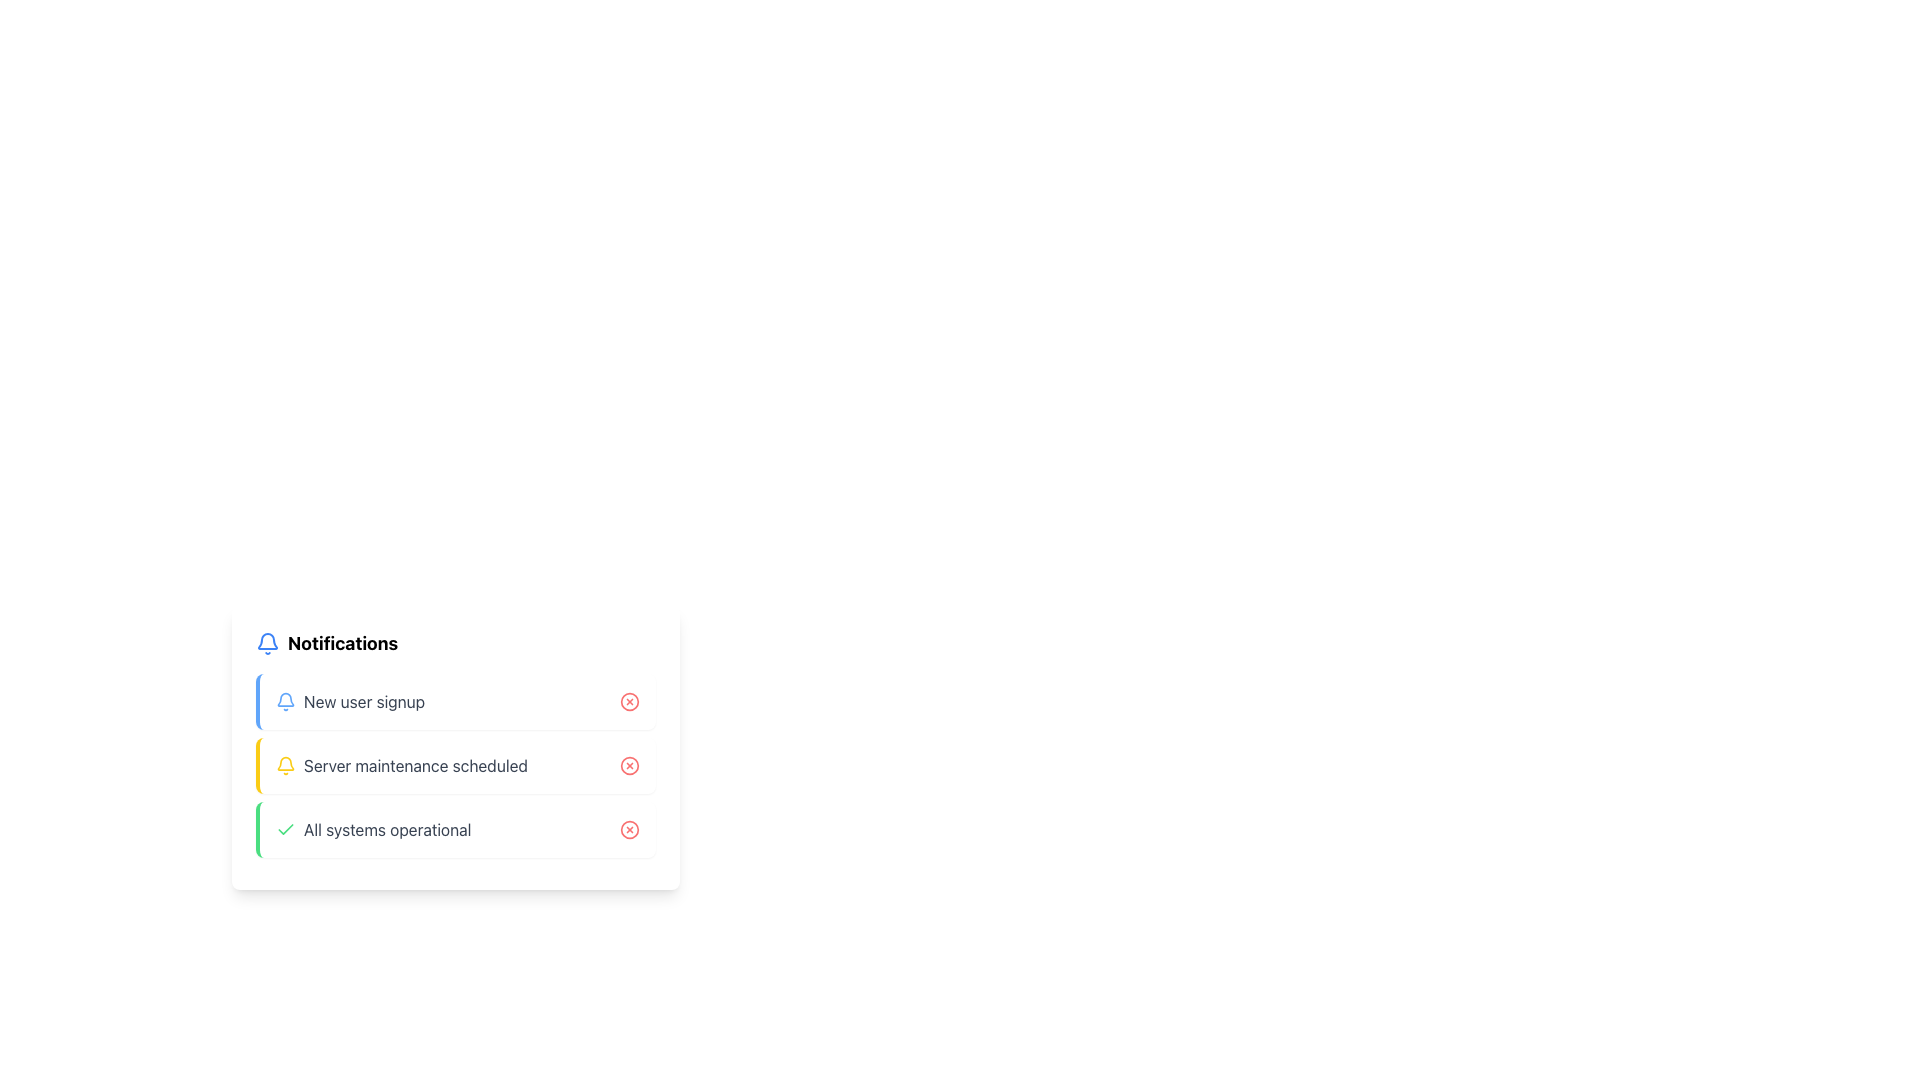  Describe the element at coordinates (285, 765) in the screenshot. I see `the yellow bell icon located to the left of the text 'Server maintenance scheduled'` at that location.